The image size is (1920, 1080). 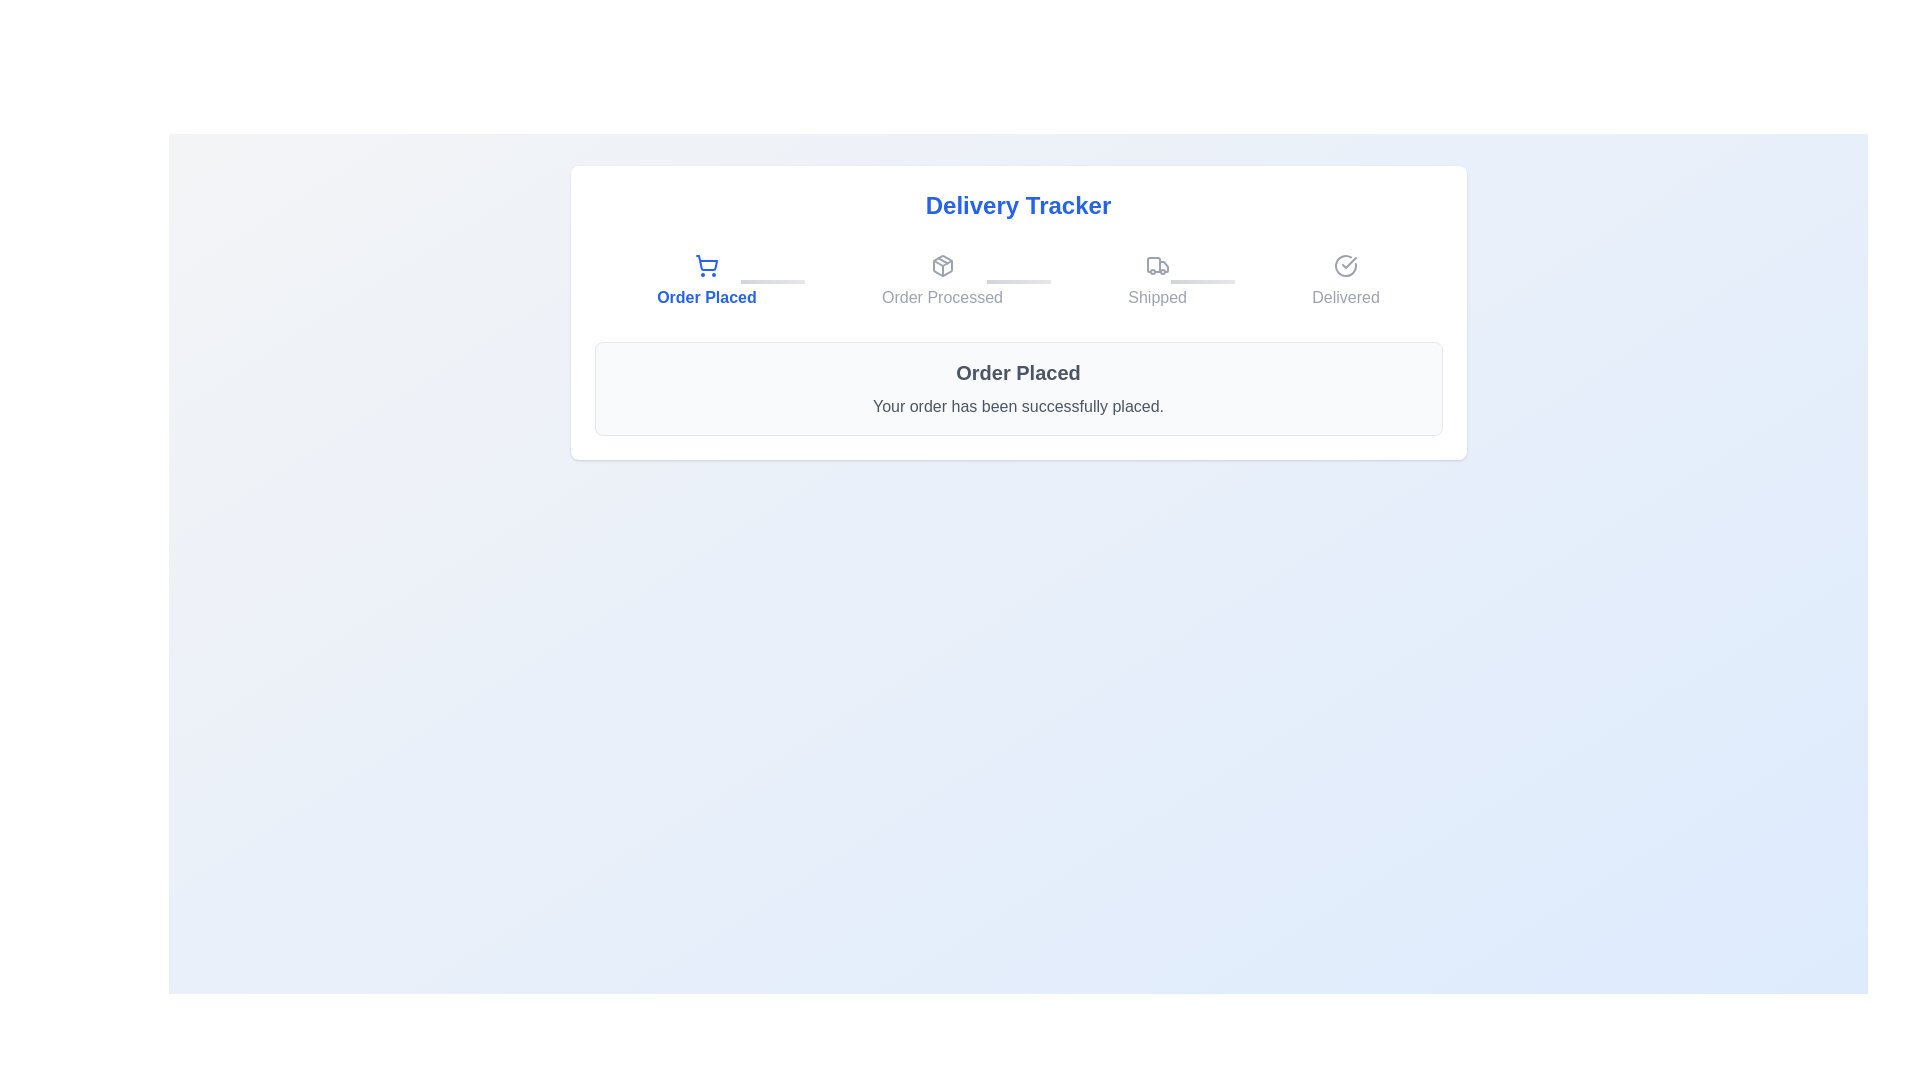 I want to click on the step icon corresponding to Delivered to navigate to that step, so click(x=1346, y=281).